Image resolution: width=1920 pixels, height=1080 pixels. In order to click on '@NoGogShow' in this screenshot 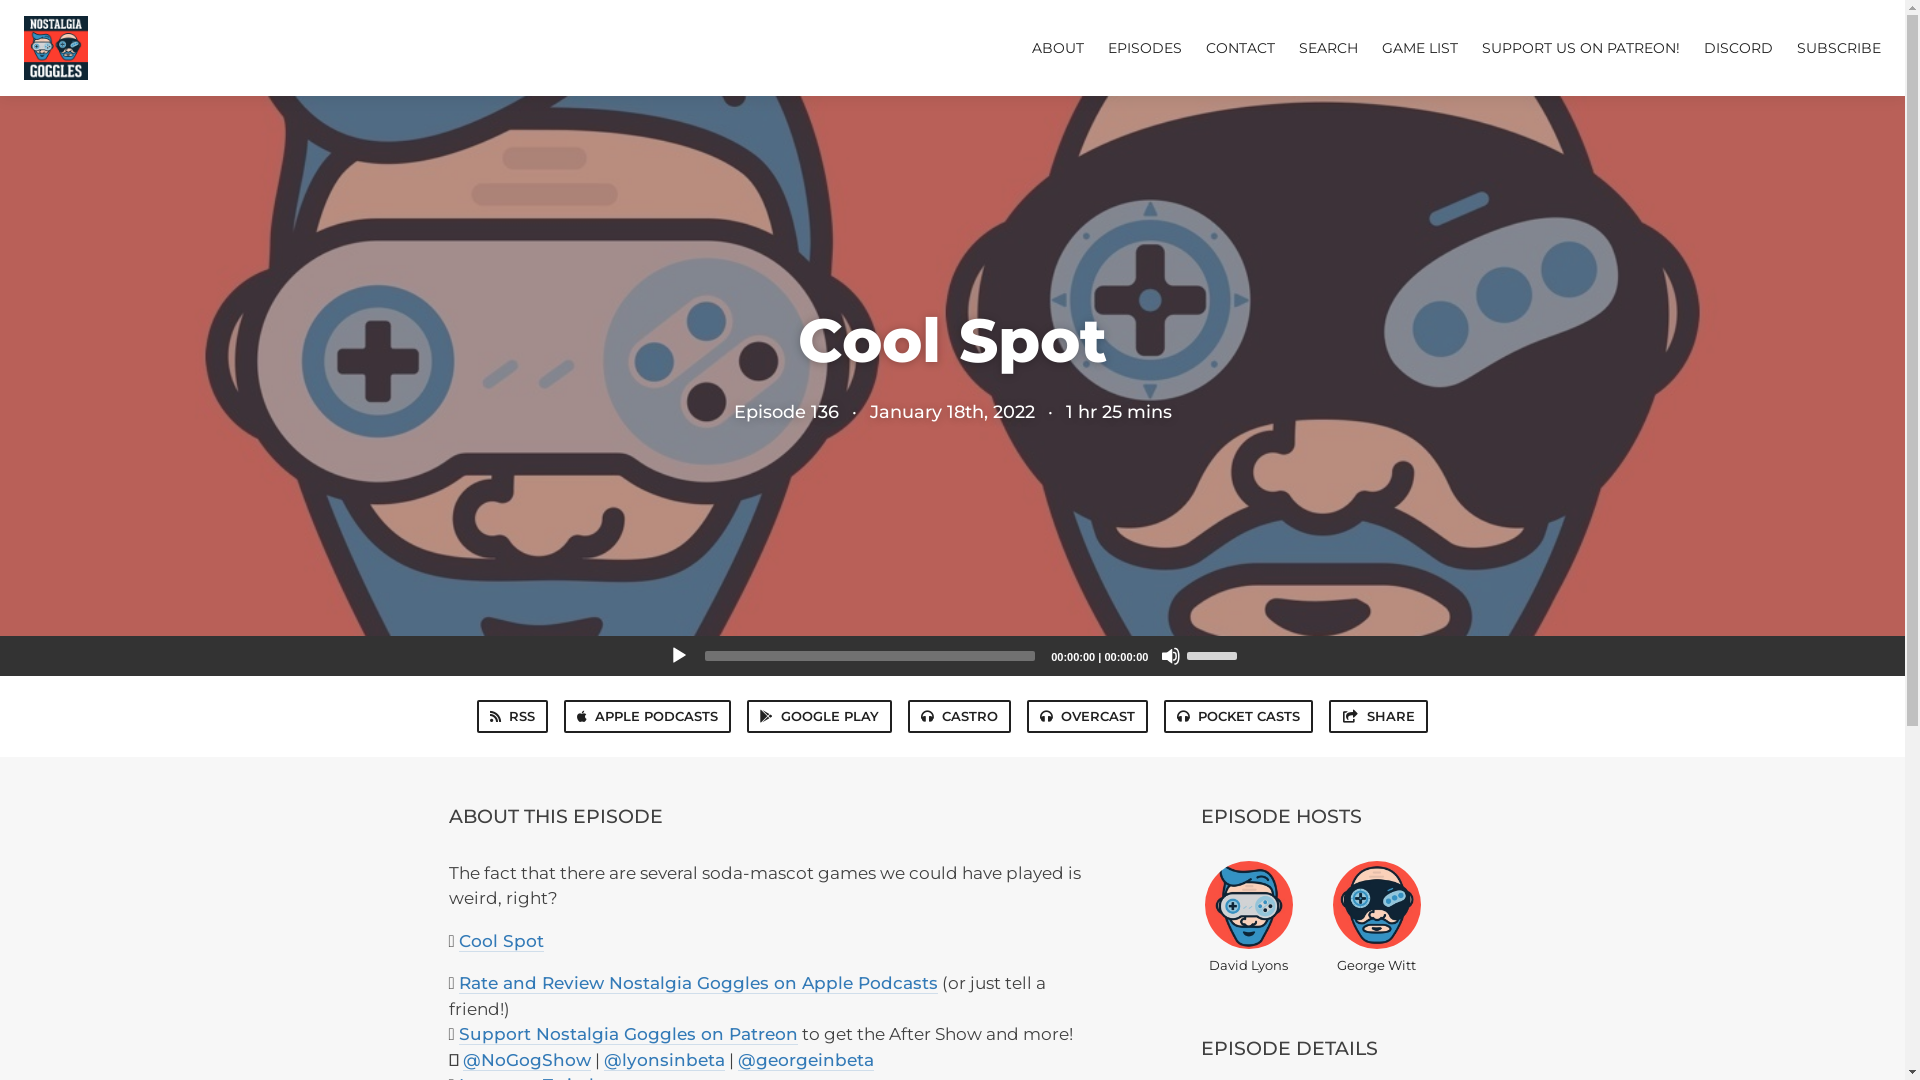, I will do `click(460, 1059)`.